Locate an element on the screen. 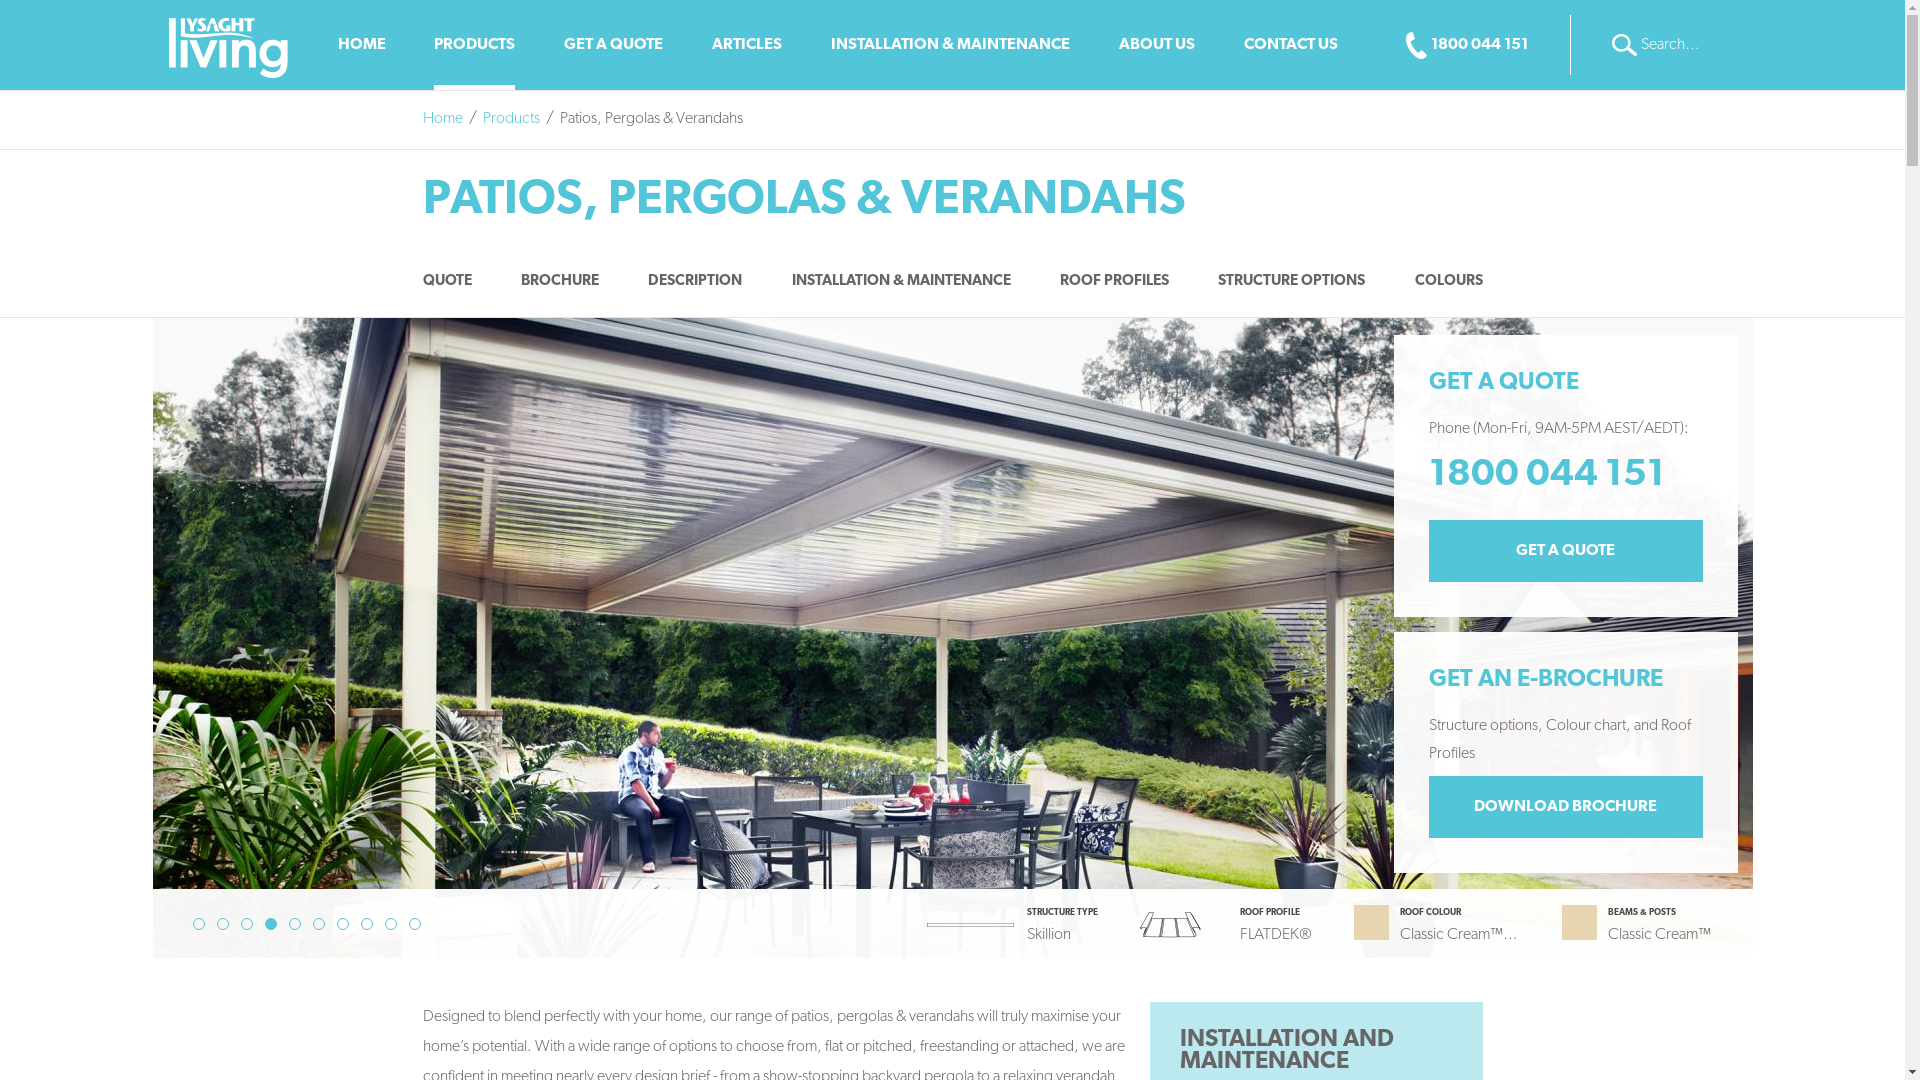 Image resolution: width=1920 pixels, height=1080 pixels. 'INSTALLATION & MAINTENANCE' is located at coordinates (830, 45).